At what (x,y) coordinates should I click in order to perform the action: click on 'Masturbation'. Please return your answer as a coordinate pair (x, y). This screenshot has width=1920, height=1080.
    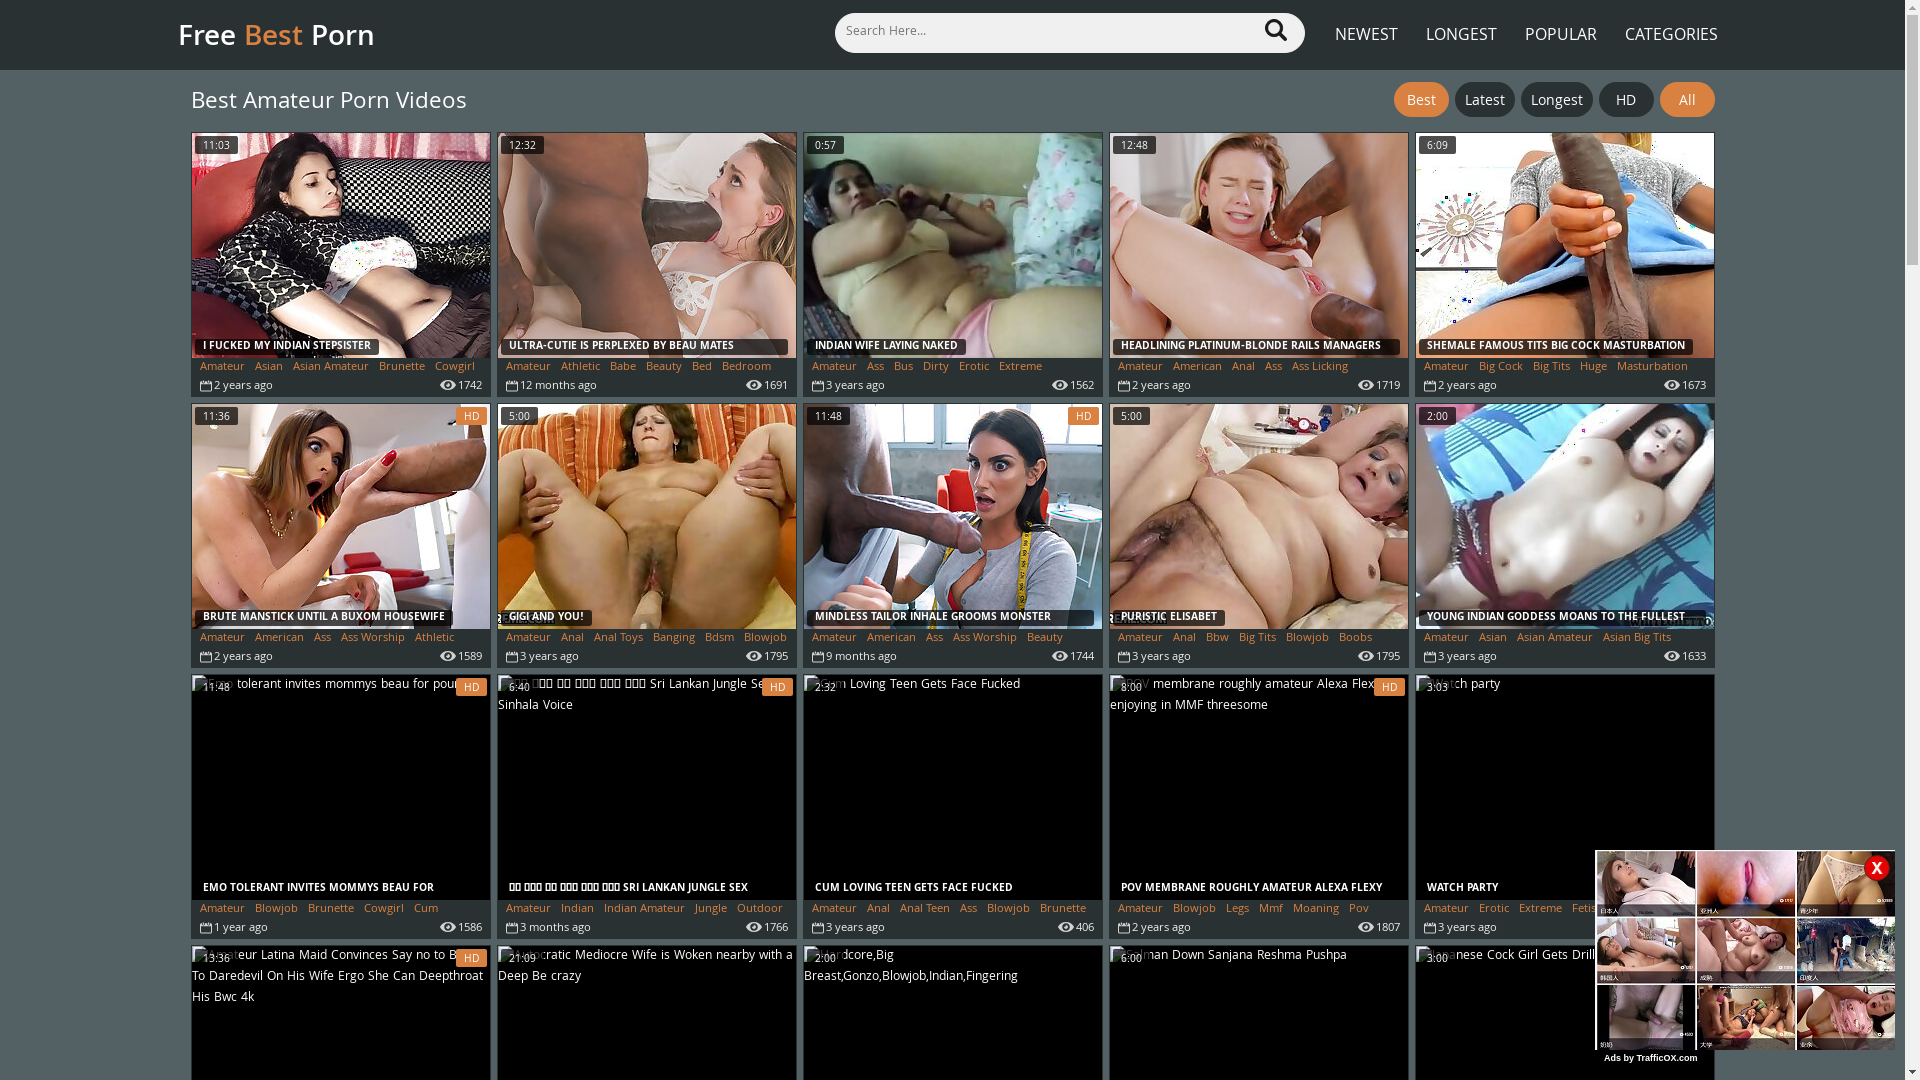
    Looking at the image, I should click on (1651, 367).